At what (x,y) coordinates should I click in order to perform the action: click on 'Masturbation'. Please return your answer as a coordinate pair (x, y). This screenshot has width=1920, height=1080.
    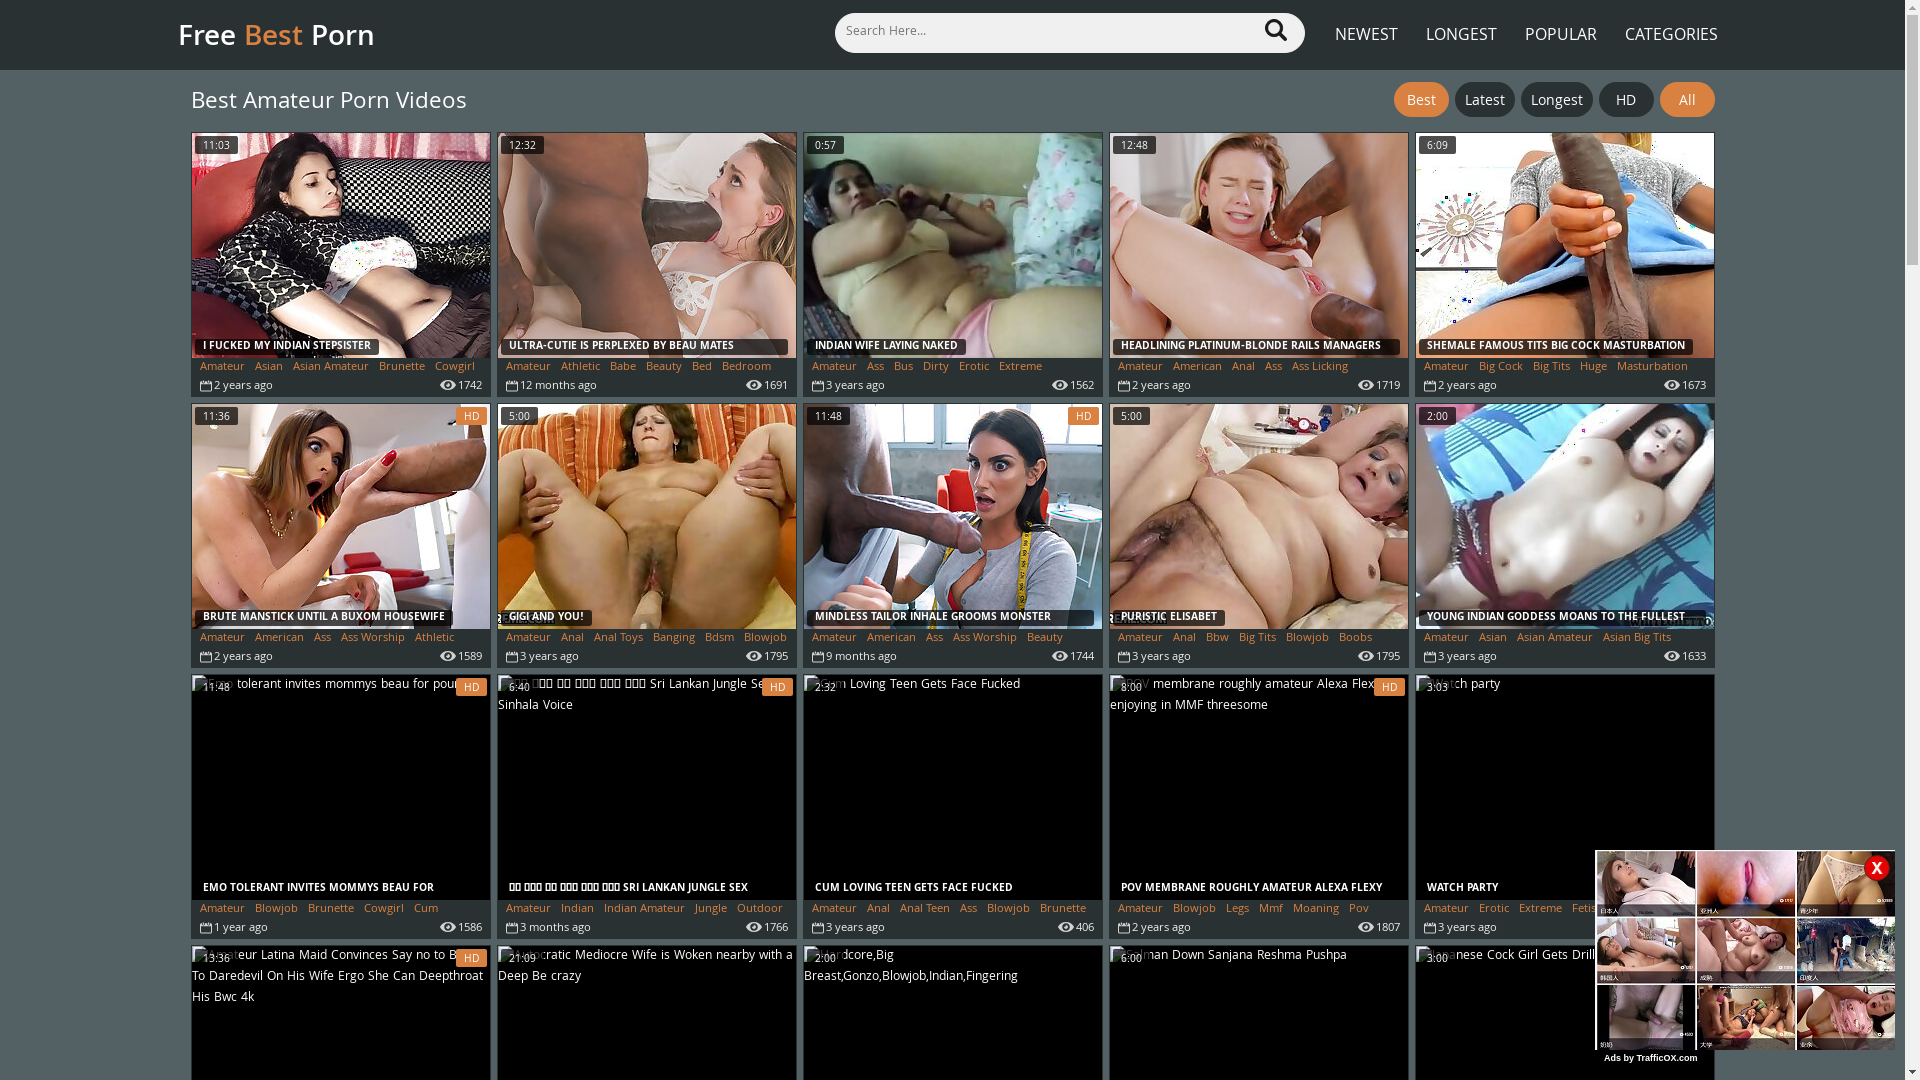
    Looking at the image, I should click on (1651, 367).